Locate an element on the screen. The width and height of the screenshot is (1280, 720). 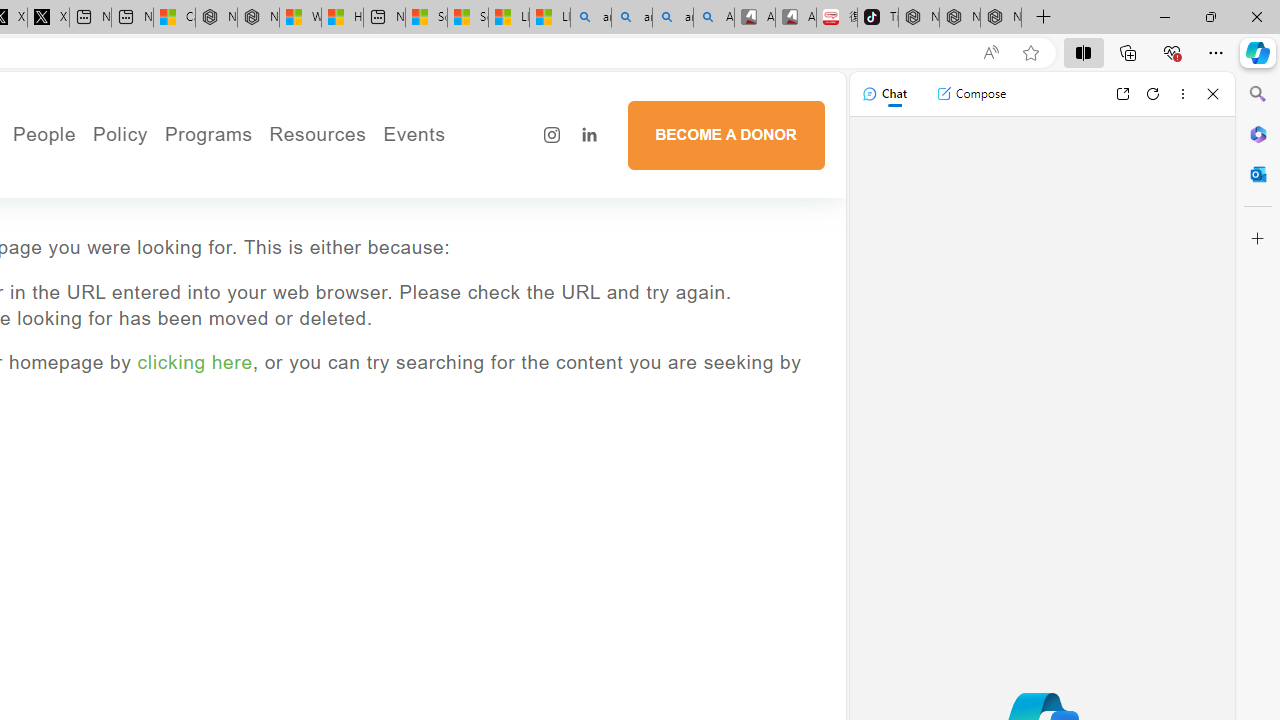
'Customize' is located at coordinates (1257, 238).